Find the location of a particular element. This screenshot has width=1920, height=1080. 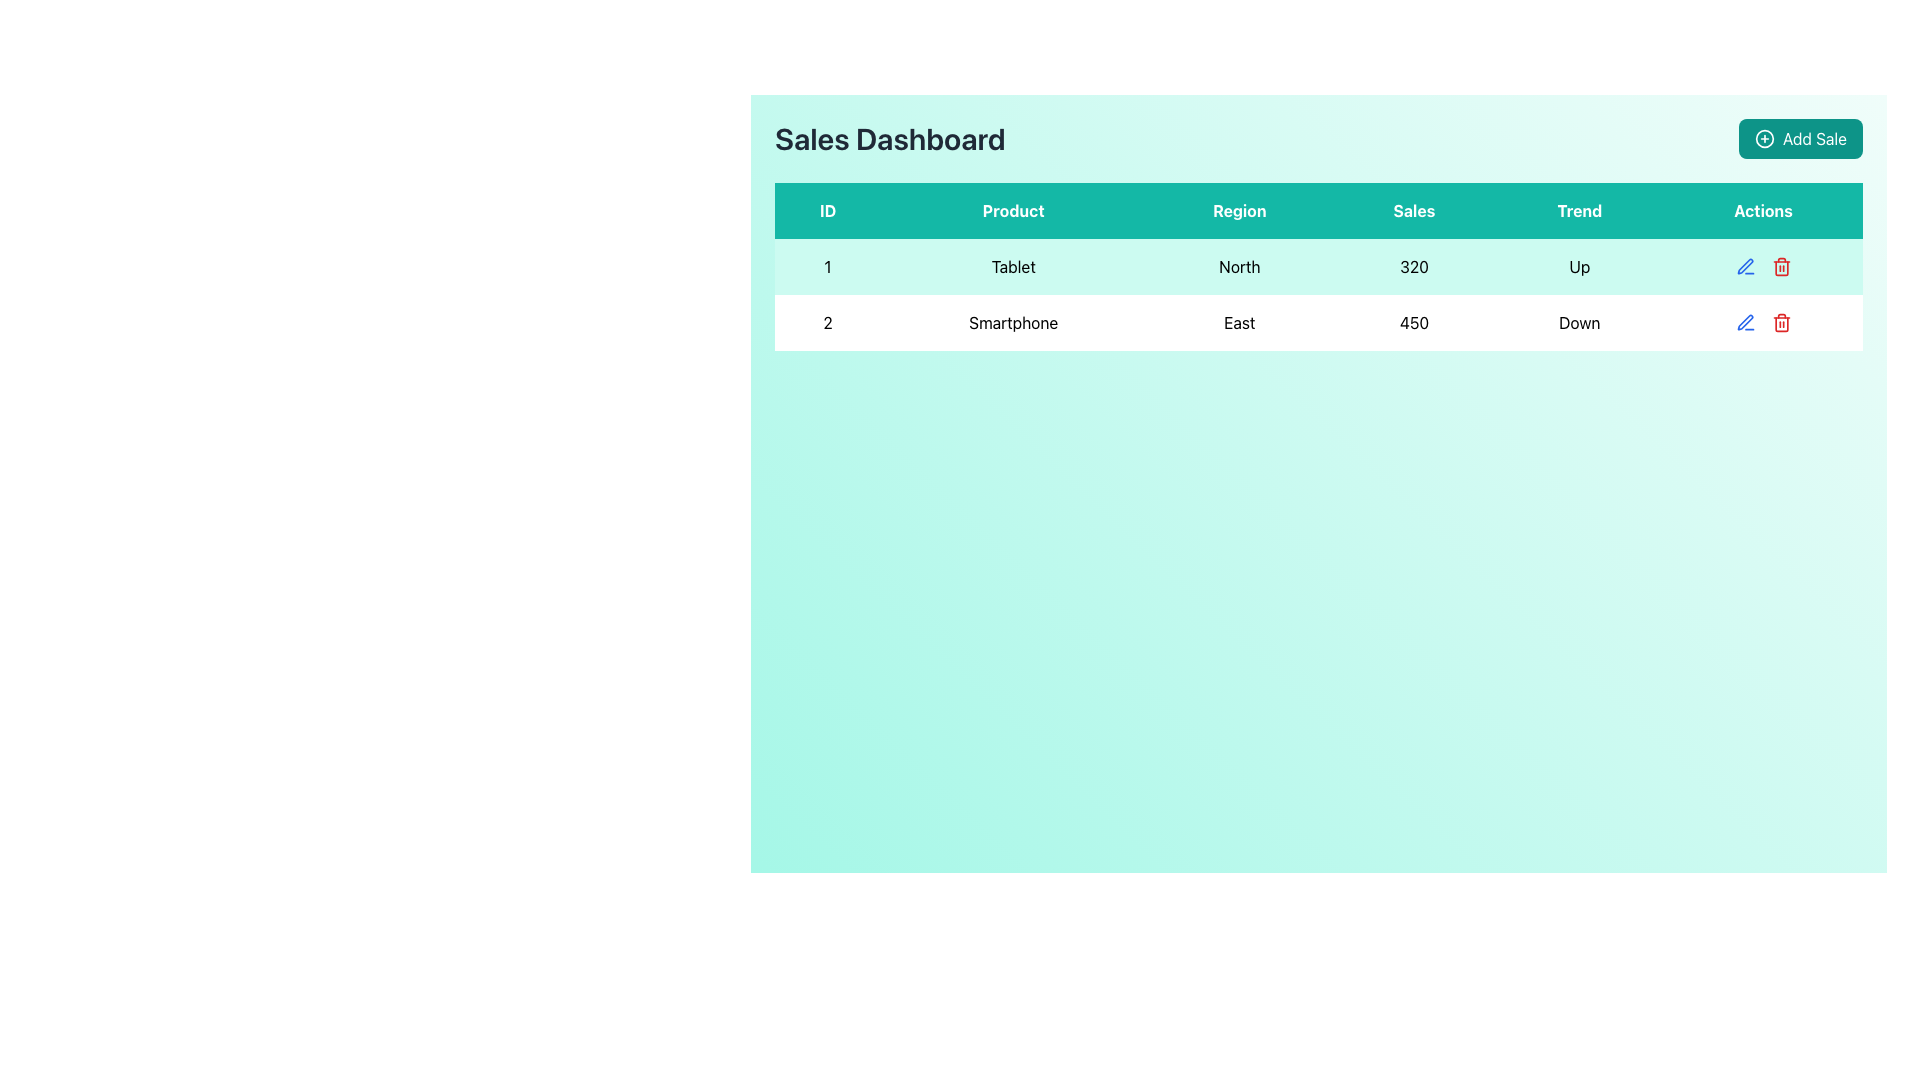

the edit icon button in the 'Actions' column of the 'Smartphone' row to initiate editing of its respective data fields is located at coordinates (1744, 265).